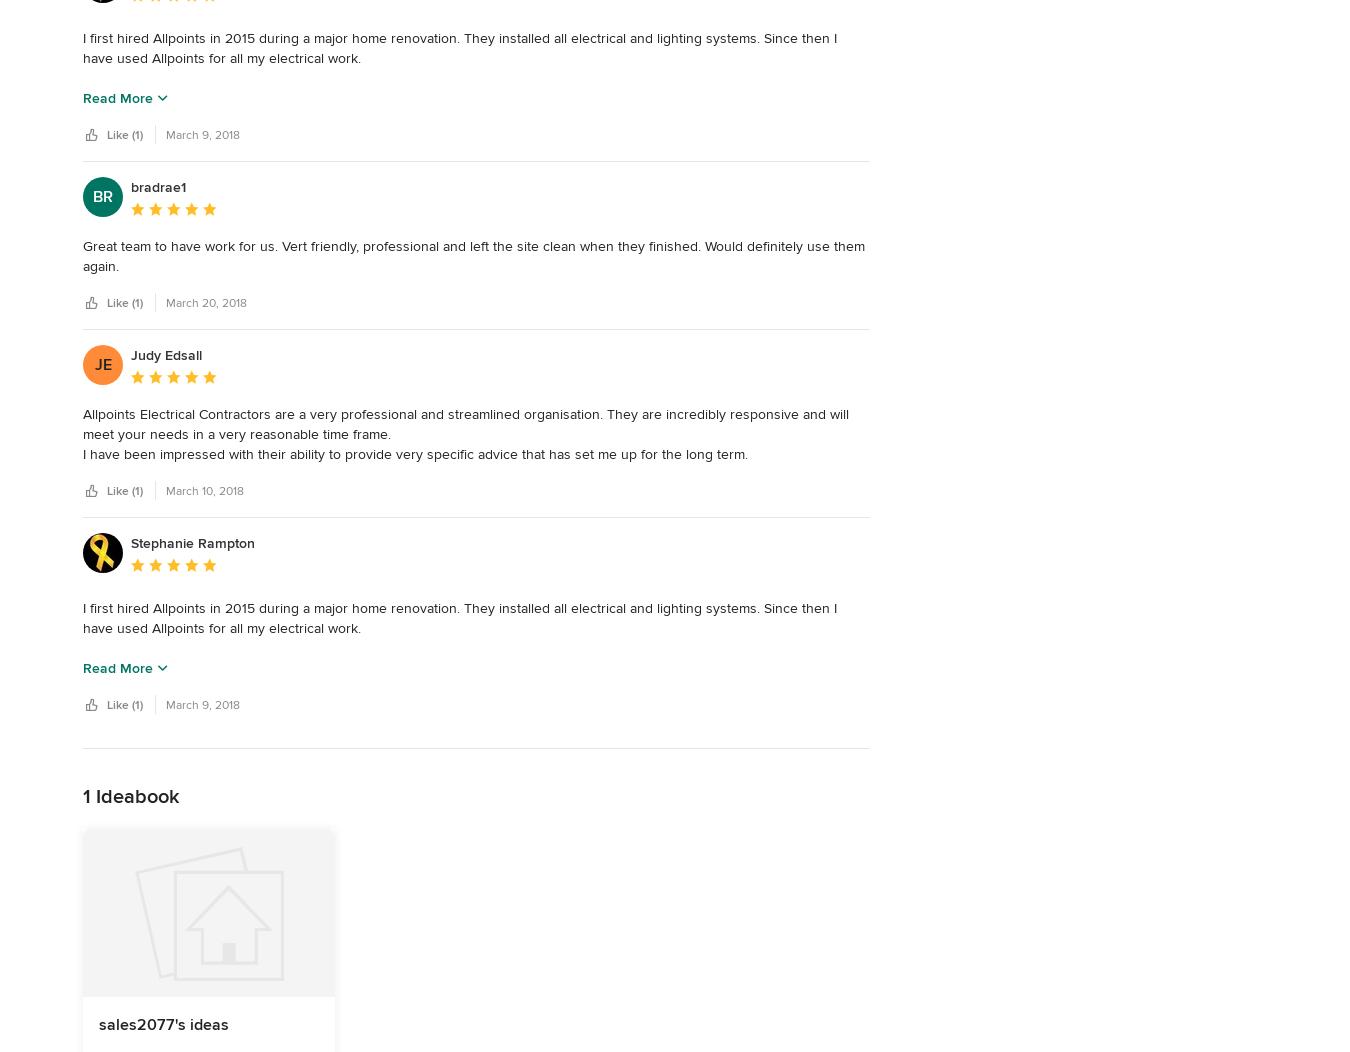  Describe the element at coordinates (205, 489) in the screenshot. I see `'March 10, 2018'` at that location.